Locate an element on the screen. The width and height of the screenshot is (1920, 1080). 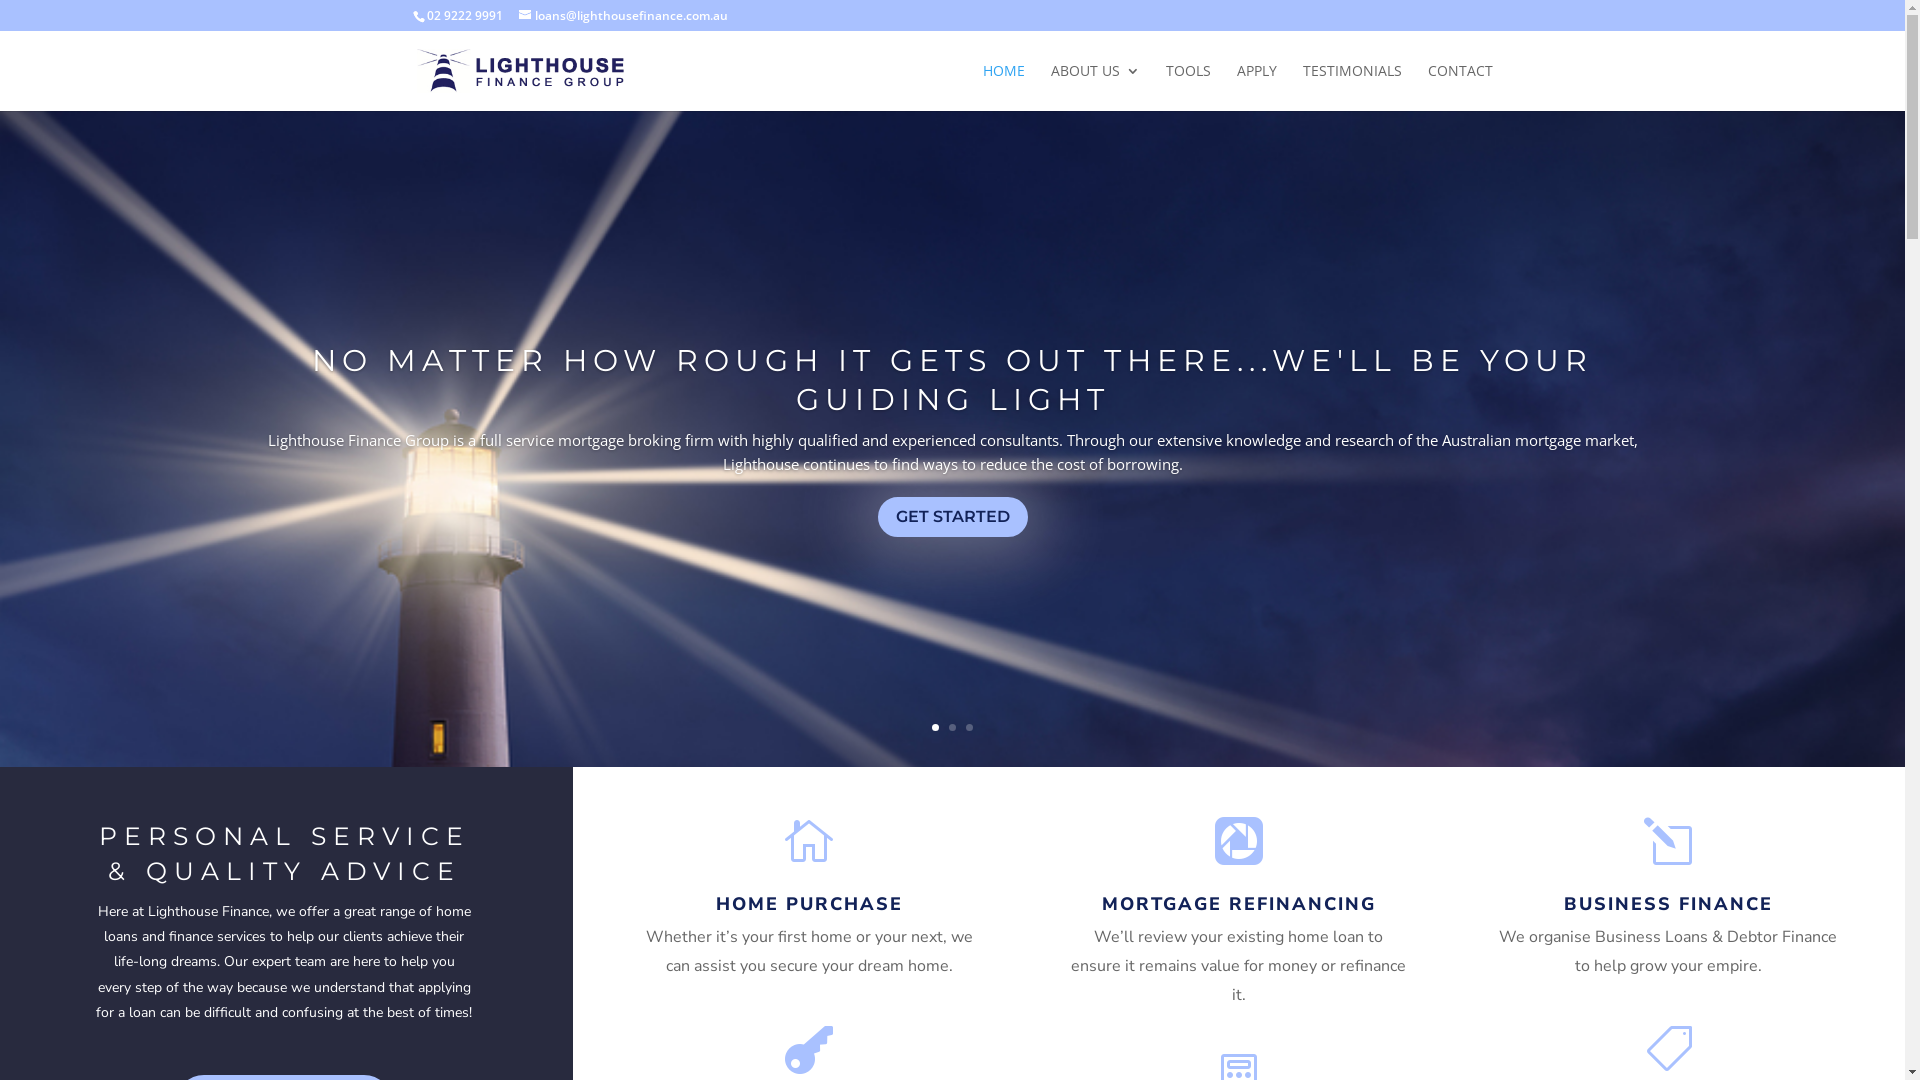
'loans@lighthousefinance.com.au' is located at coordinates (621, 15).